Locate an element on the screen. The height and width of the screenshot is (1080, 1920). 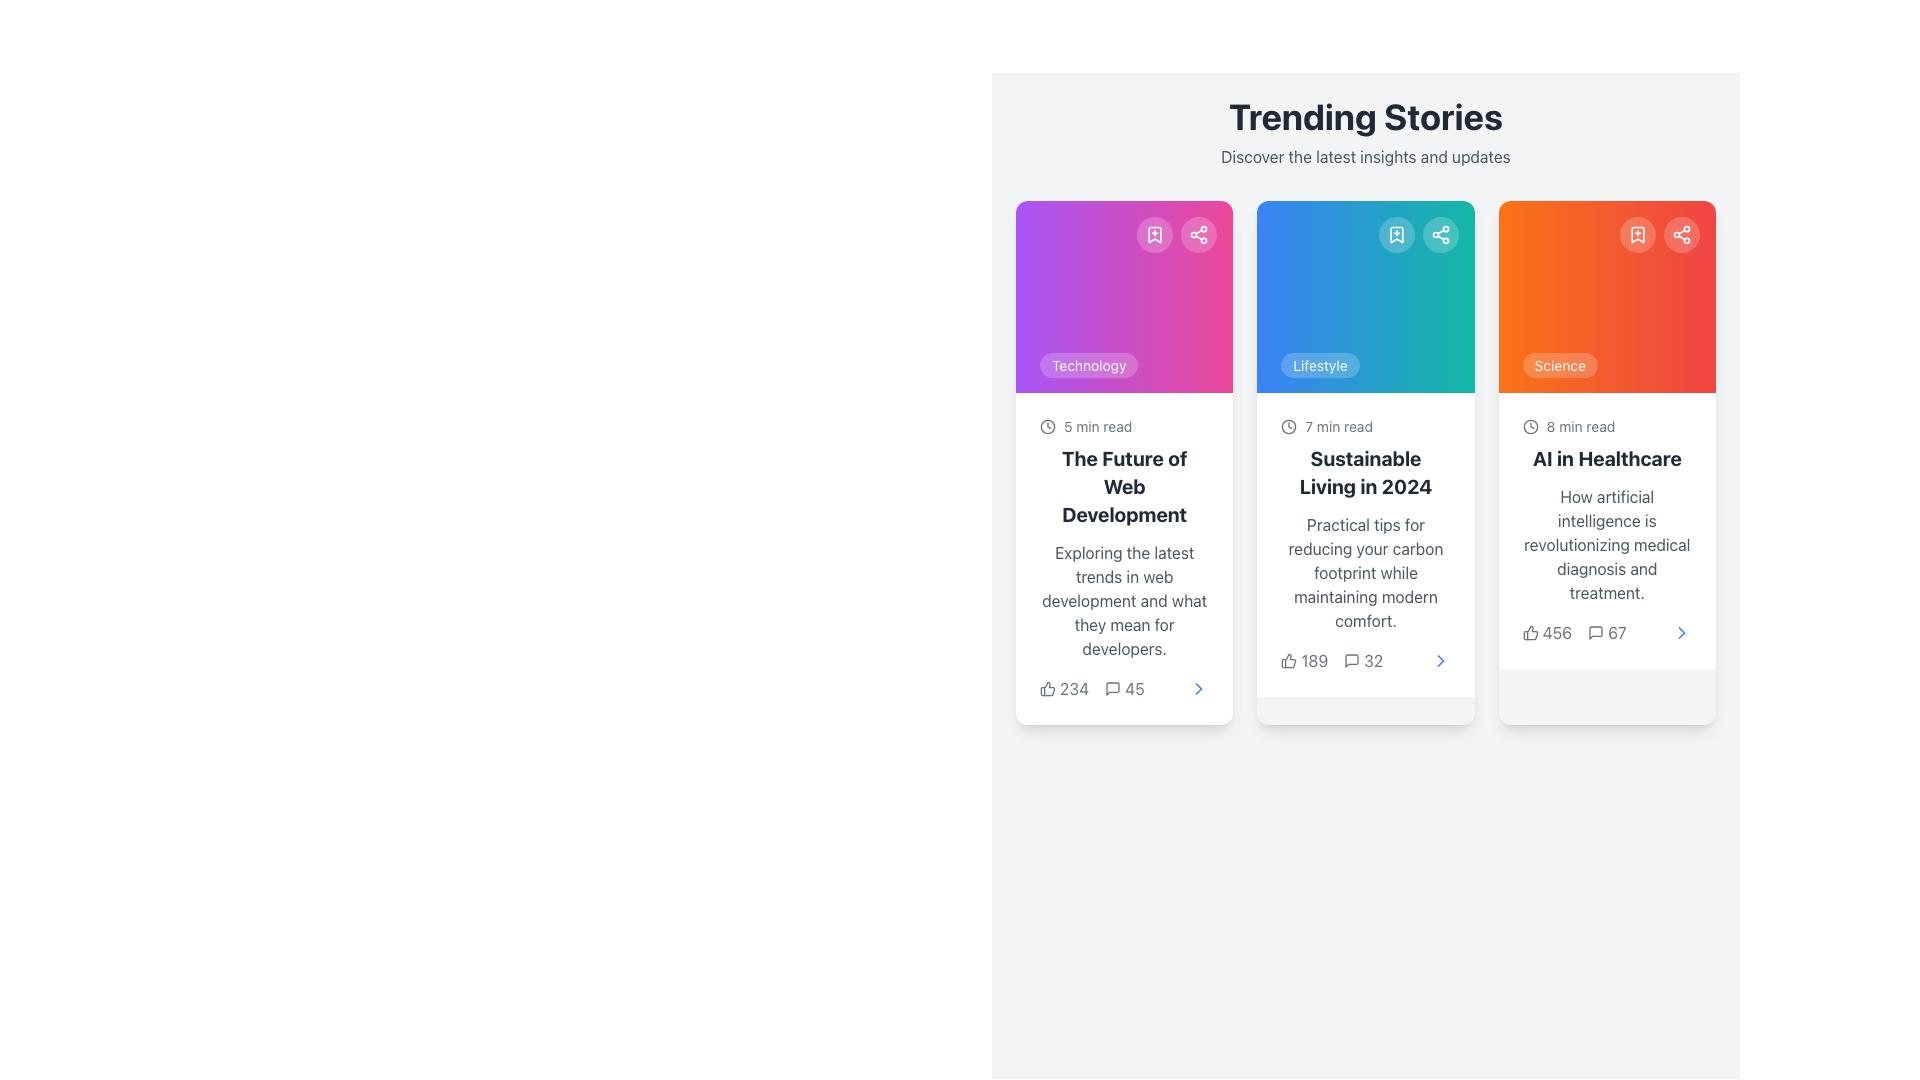
the clock icon, which is a simplistic, outline-styled icon located to the left of the '5 min read' text, indicating a reading duration is located at coordinates (1046, 426).